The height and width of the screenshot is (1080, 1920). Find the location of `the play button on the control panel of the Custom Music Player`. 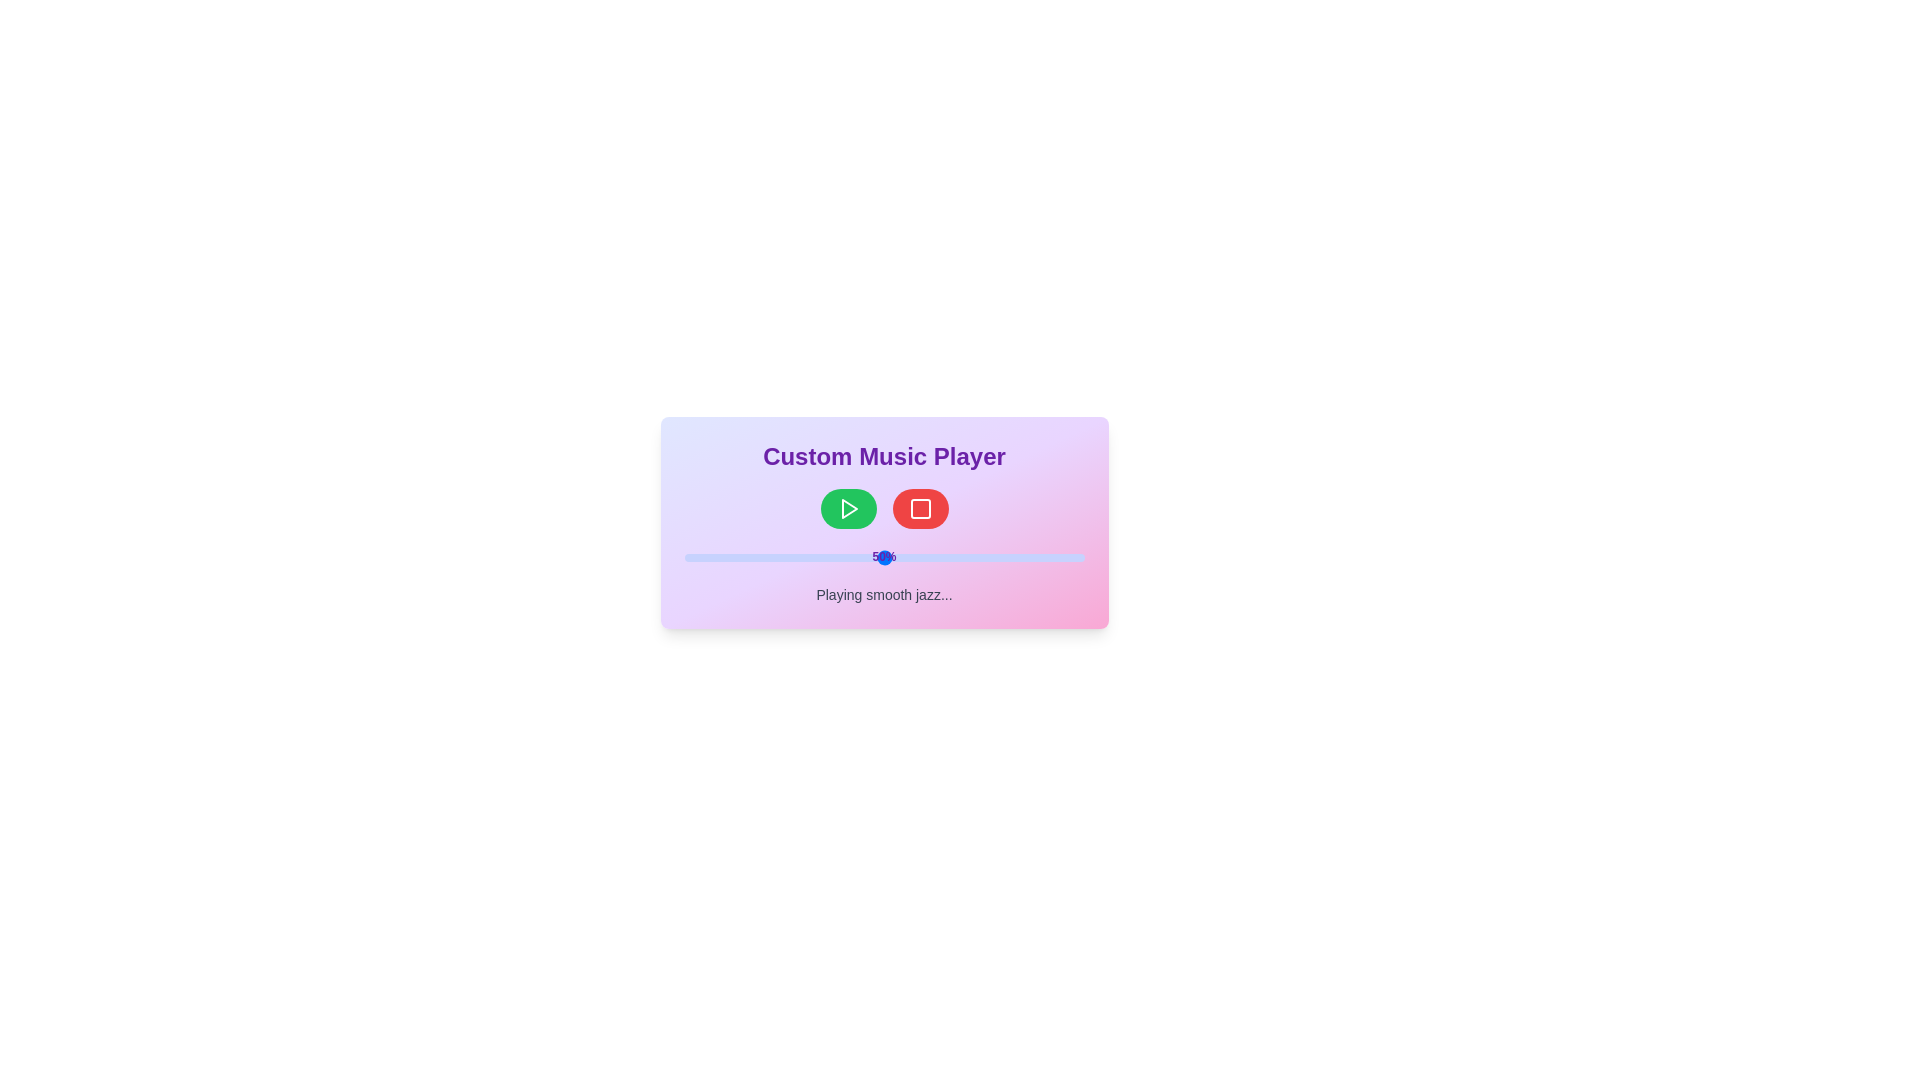

the play button on the control panel of the Custom Music Player is located at coordinates (883, 508).